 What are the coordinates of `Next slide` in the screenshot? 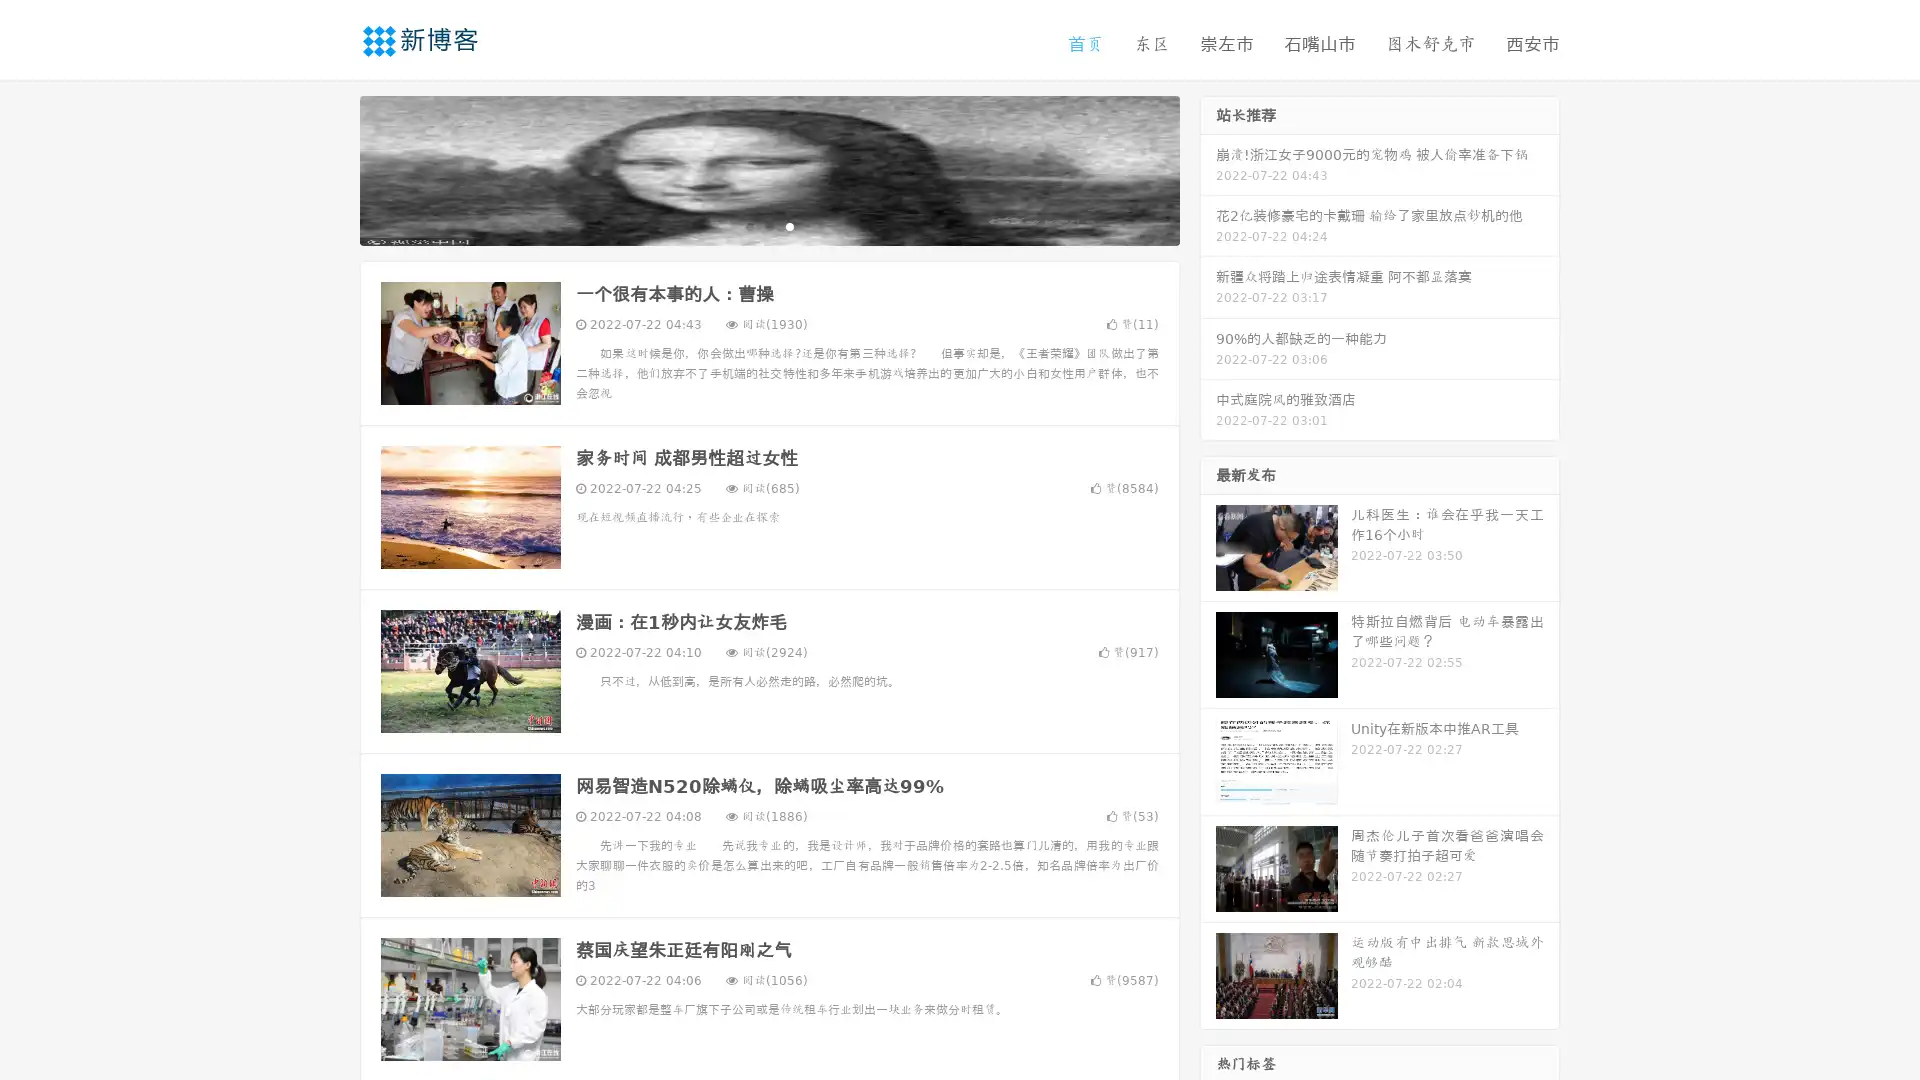 It's located at (1208, 168).